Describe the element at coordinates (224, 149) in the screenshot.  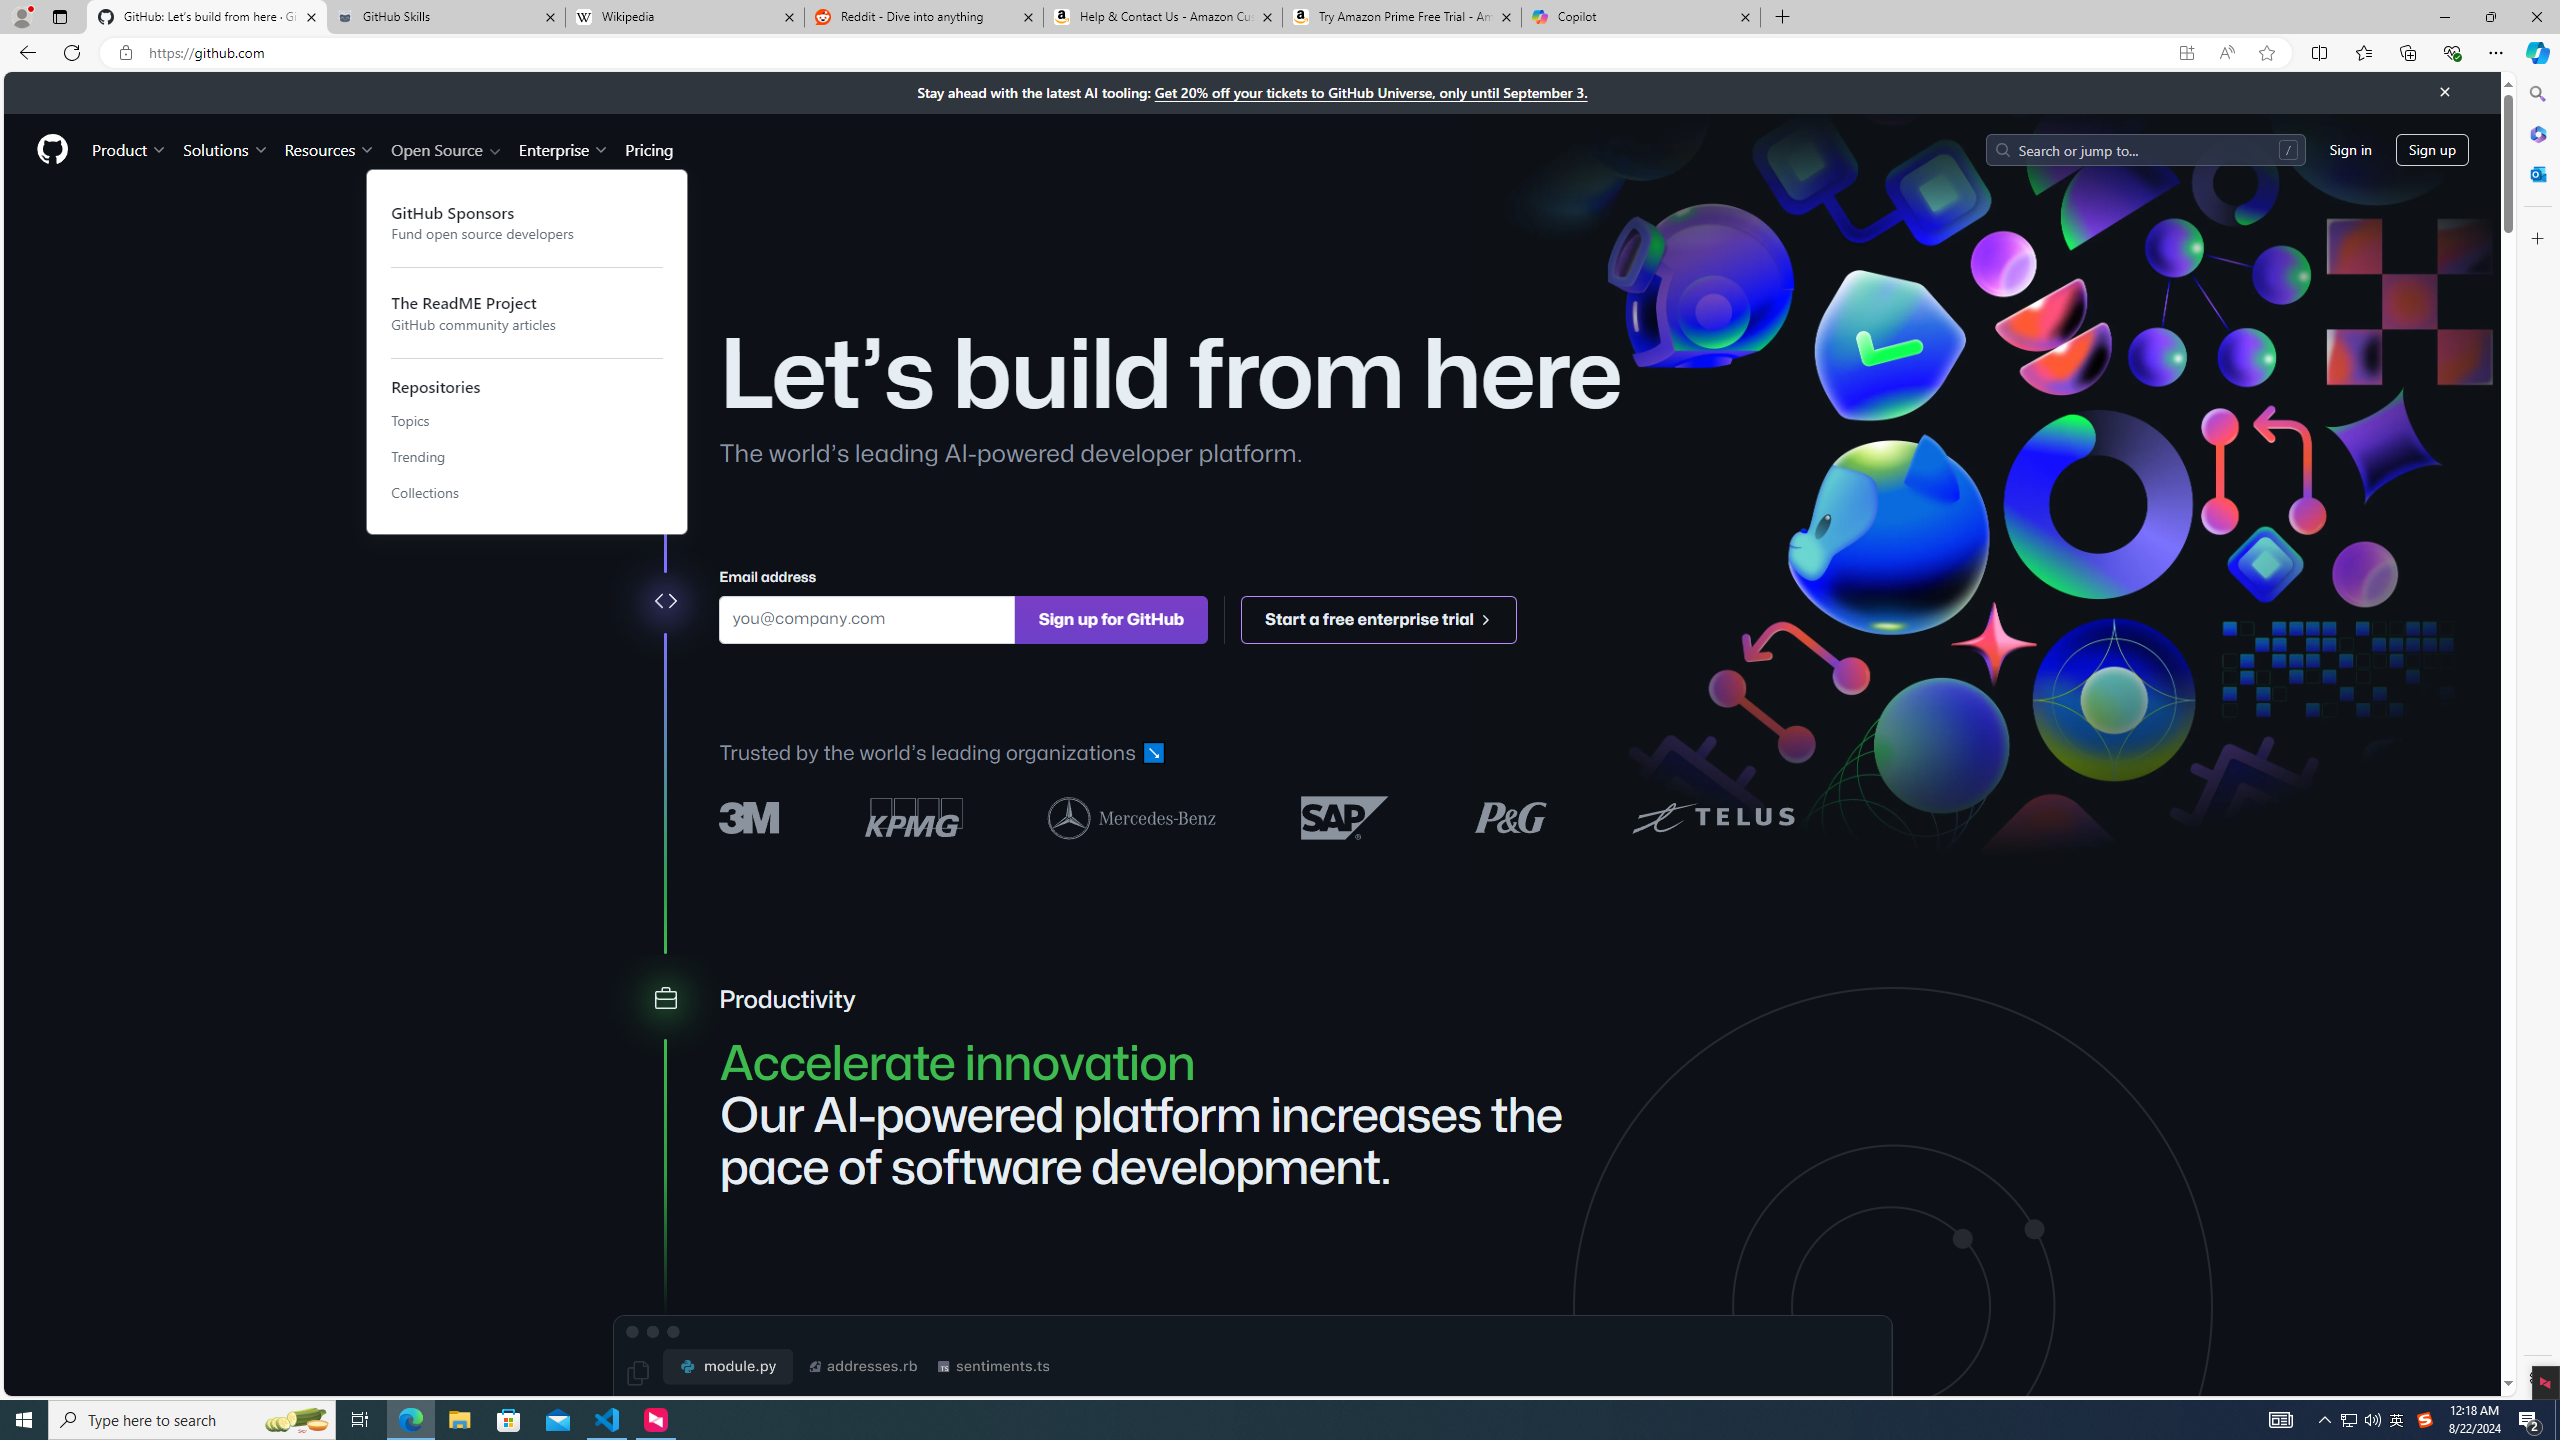
I see `'Solutions'` at that location.